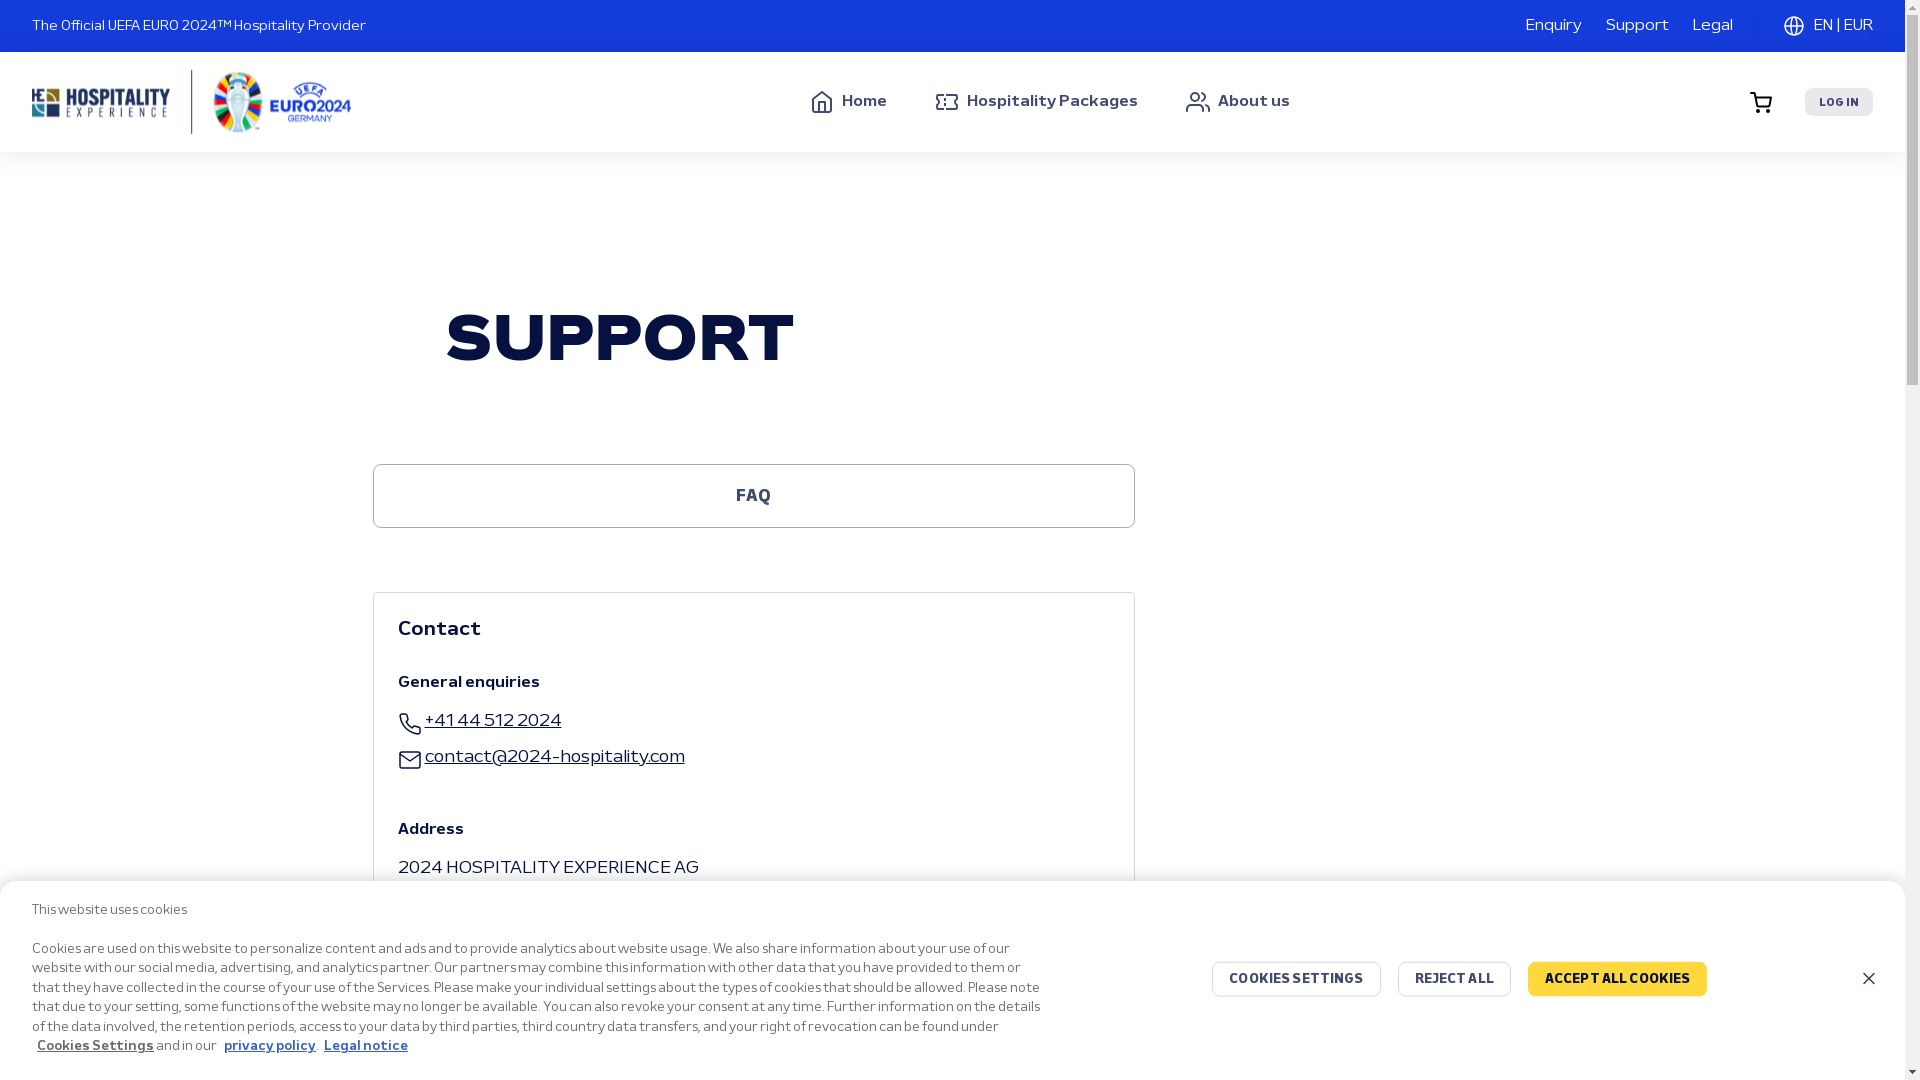 The width and height of the screenshot is (1920, 1080). What do you see at coordinates (480, 721) in the screenshot?
I see `'+41 44 512 2024'` at bounding box center [480, 721].